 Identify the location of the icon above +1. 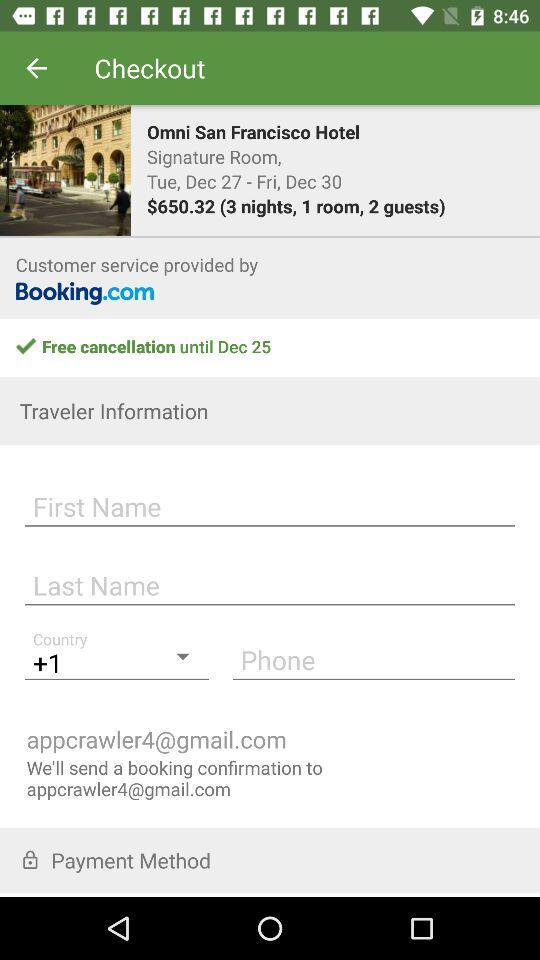
(270, 582).